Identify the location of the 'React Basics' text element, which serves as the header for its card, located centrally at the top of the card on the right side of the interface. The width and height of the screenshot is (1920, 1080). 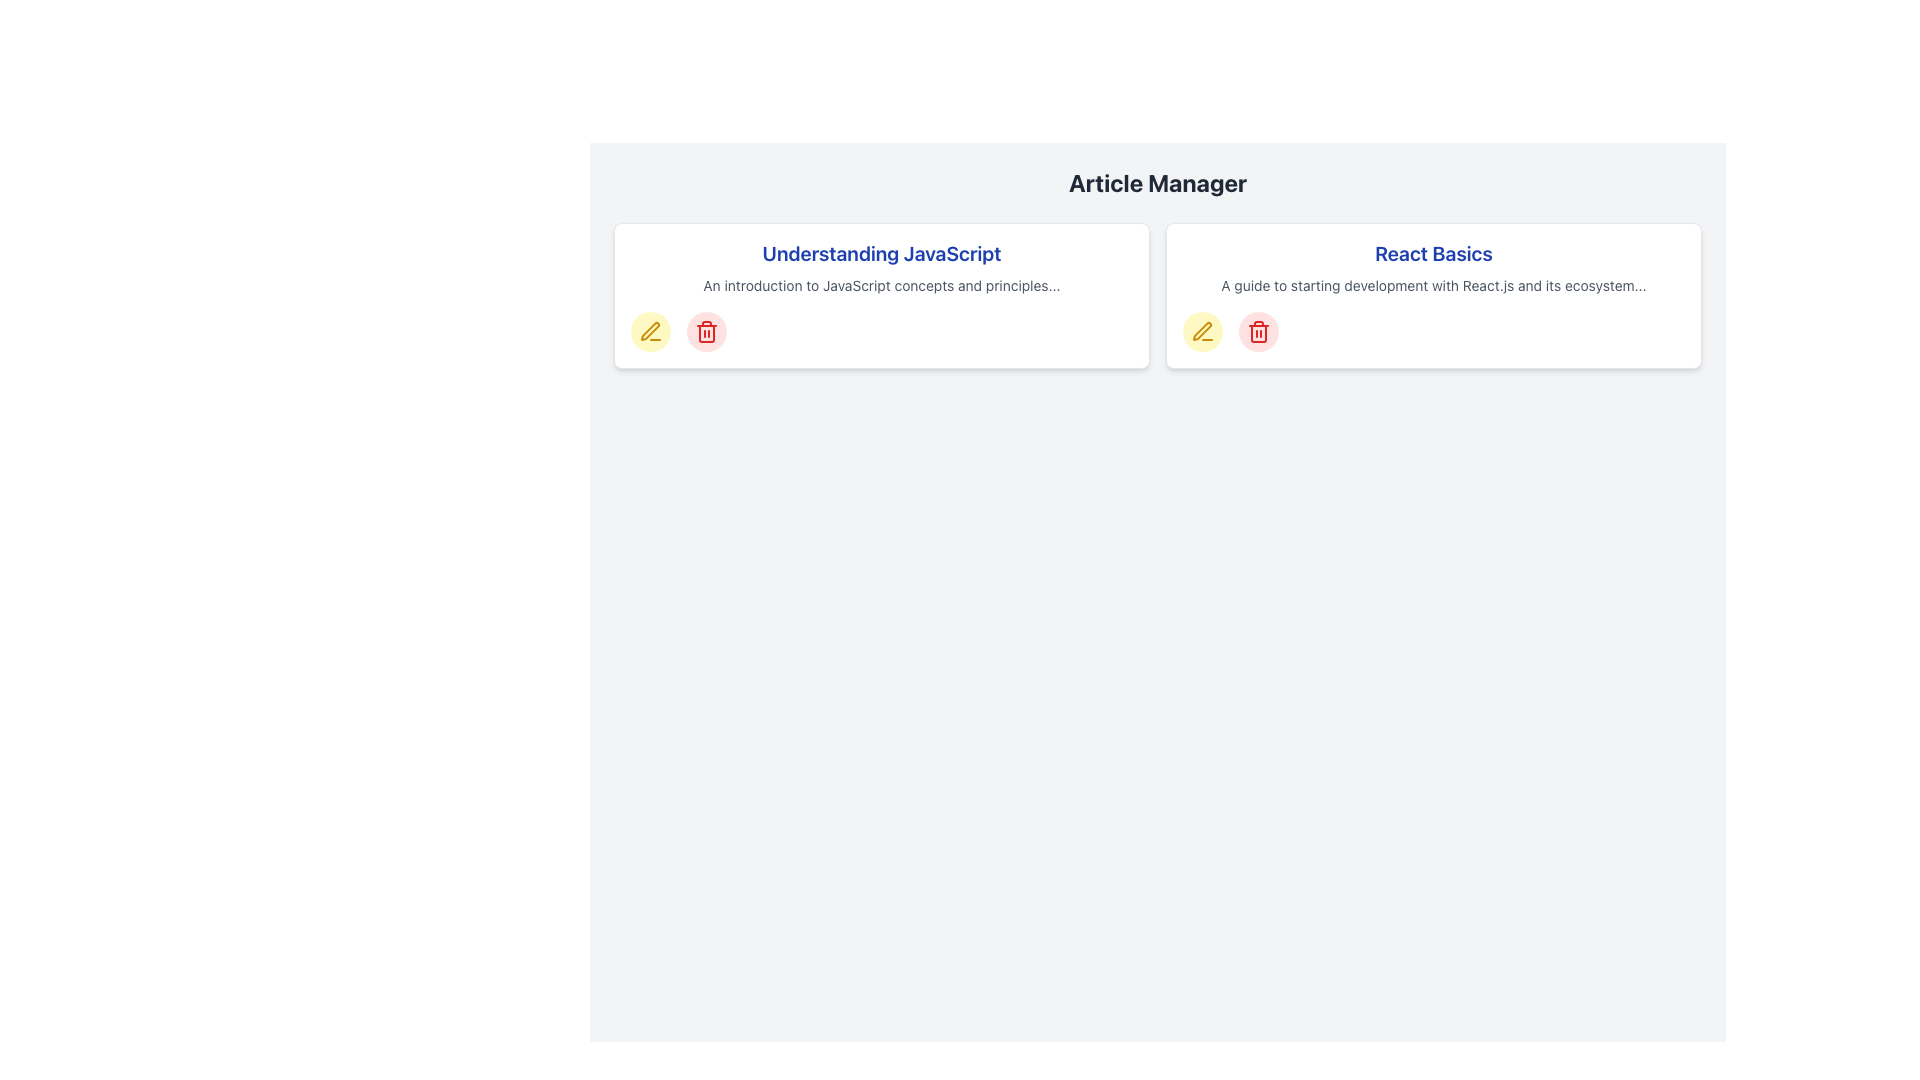
(1433, 253).